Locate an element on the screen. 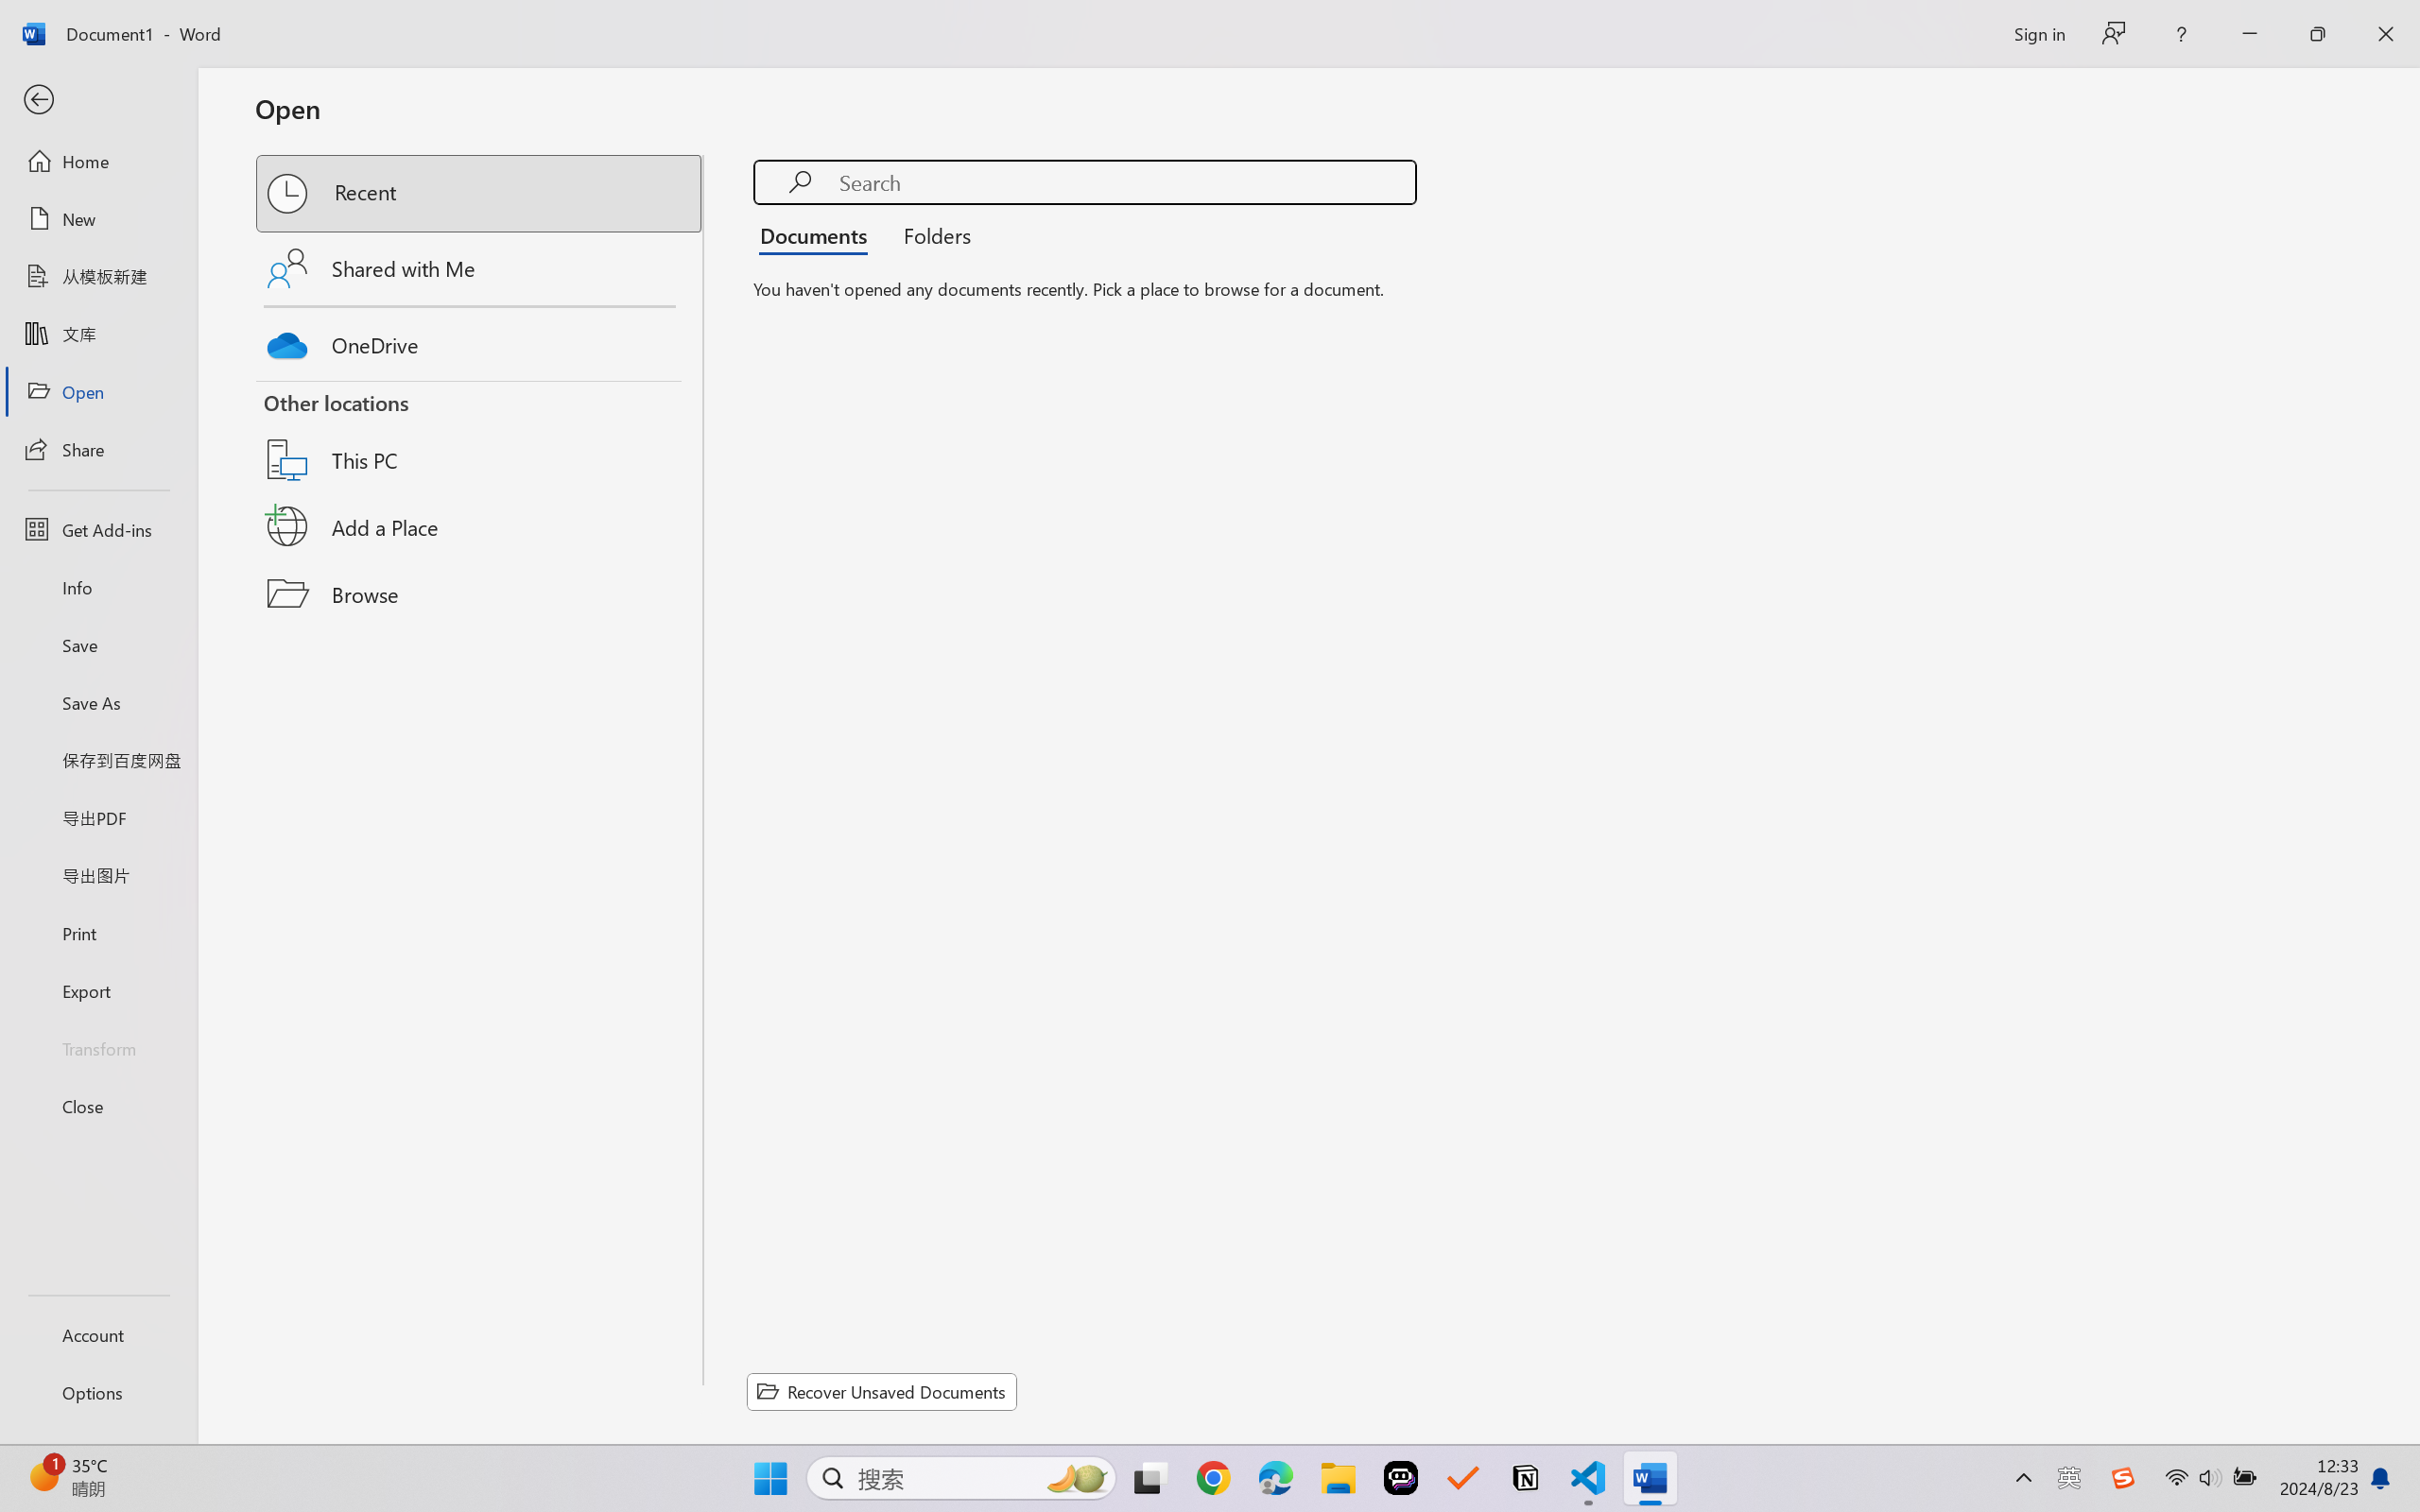  'OneDrive' is located at coordinates (480, 340).